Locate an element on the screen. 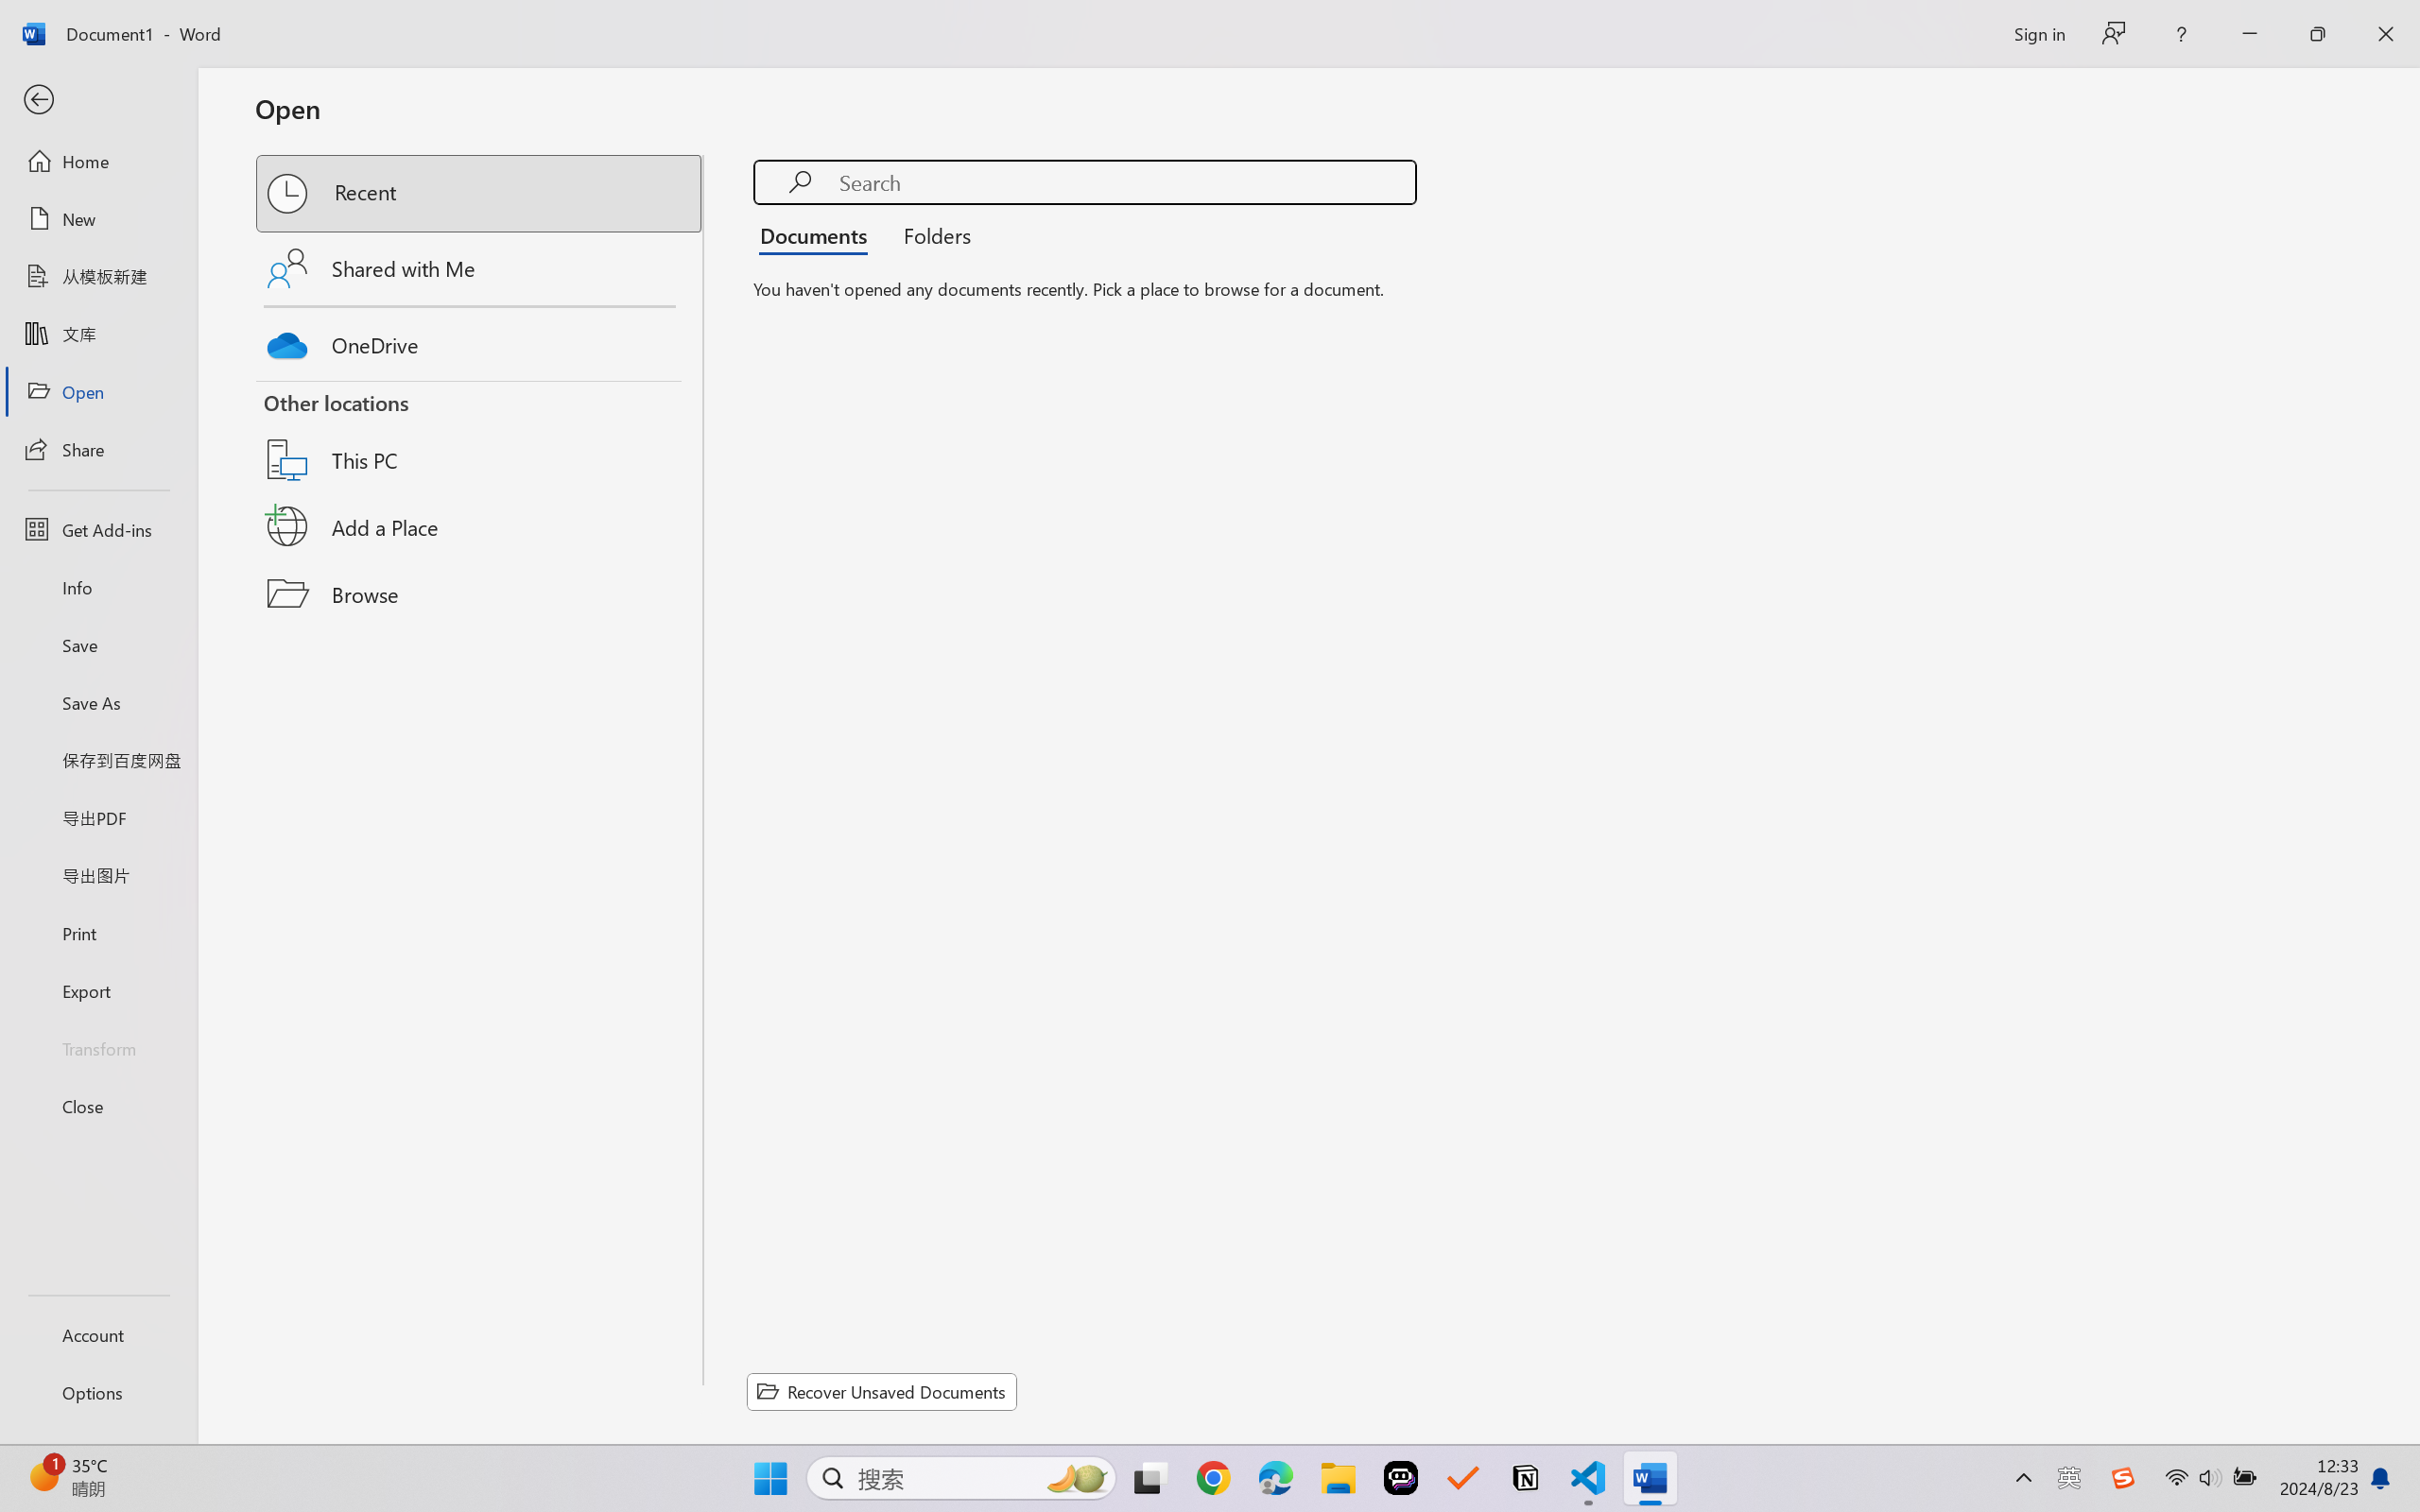  'OneDrive' is located at coordinates (480, 340).